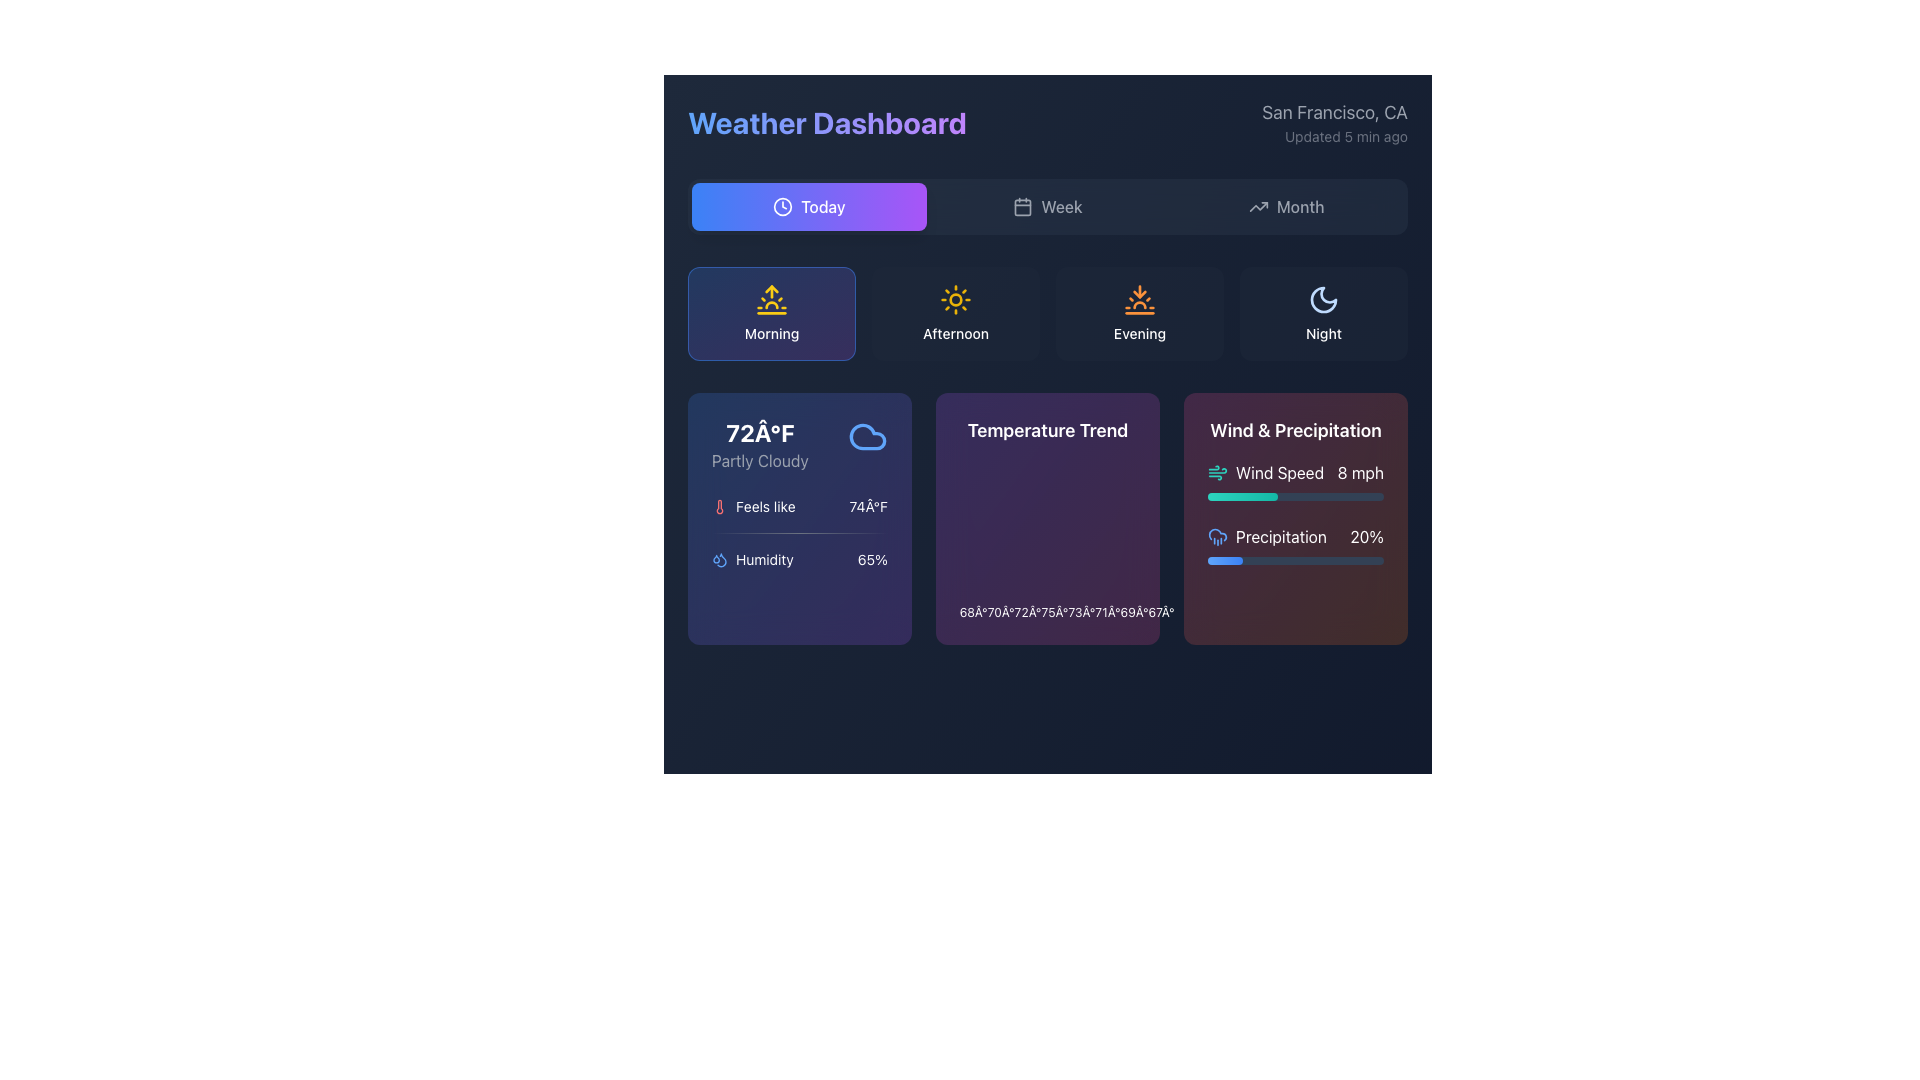 The width and height of the screenshot is (1920, 1080). What do you see at coordinates (800, 505) in the screenshot?
I see `the informational text element displaying 'Feels like 74Â°F' with the adjacent red thermometer icon` at bounding box center [800, 505].